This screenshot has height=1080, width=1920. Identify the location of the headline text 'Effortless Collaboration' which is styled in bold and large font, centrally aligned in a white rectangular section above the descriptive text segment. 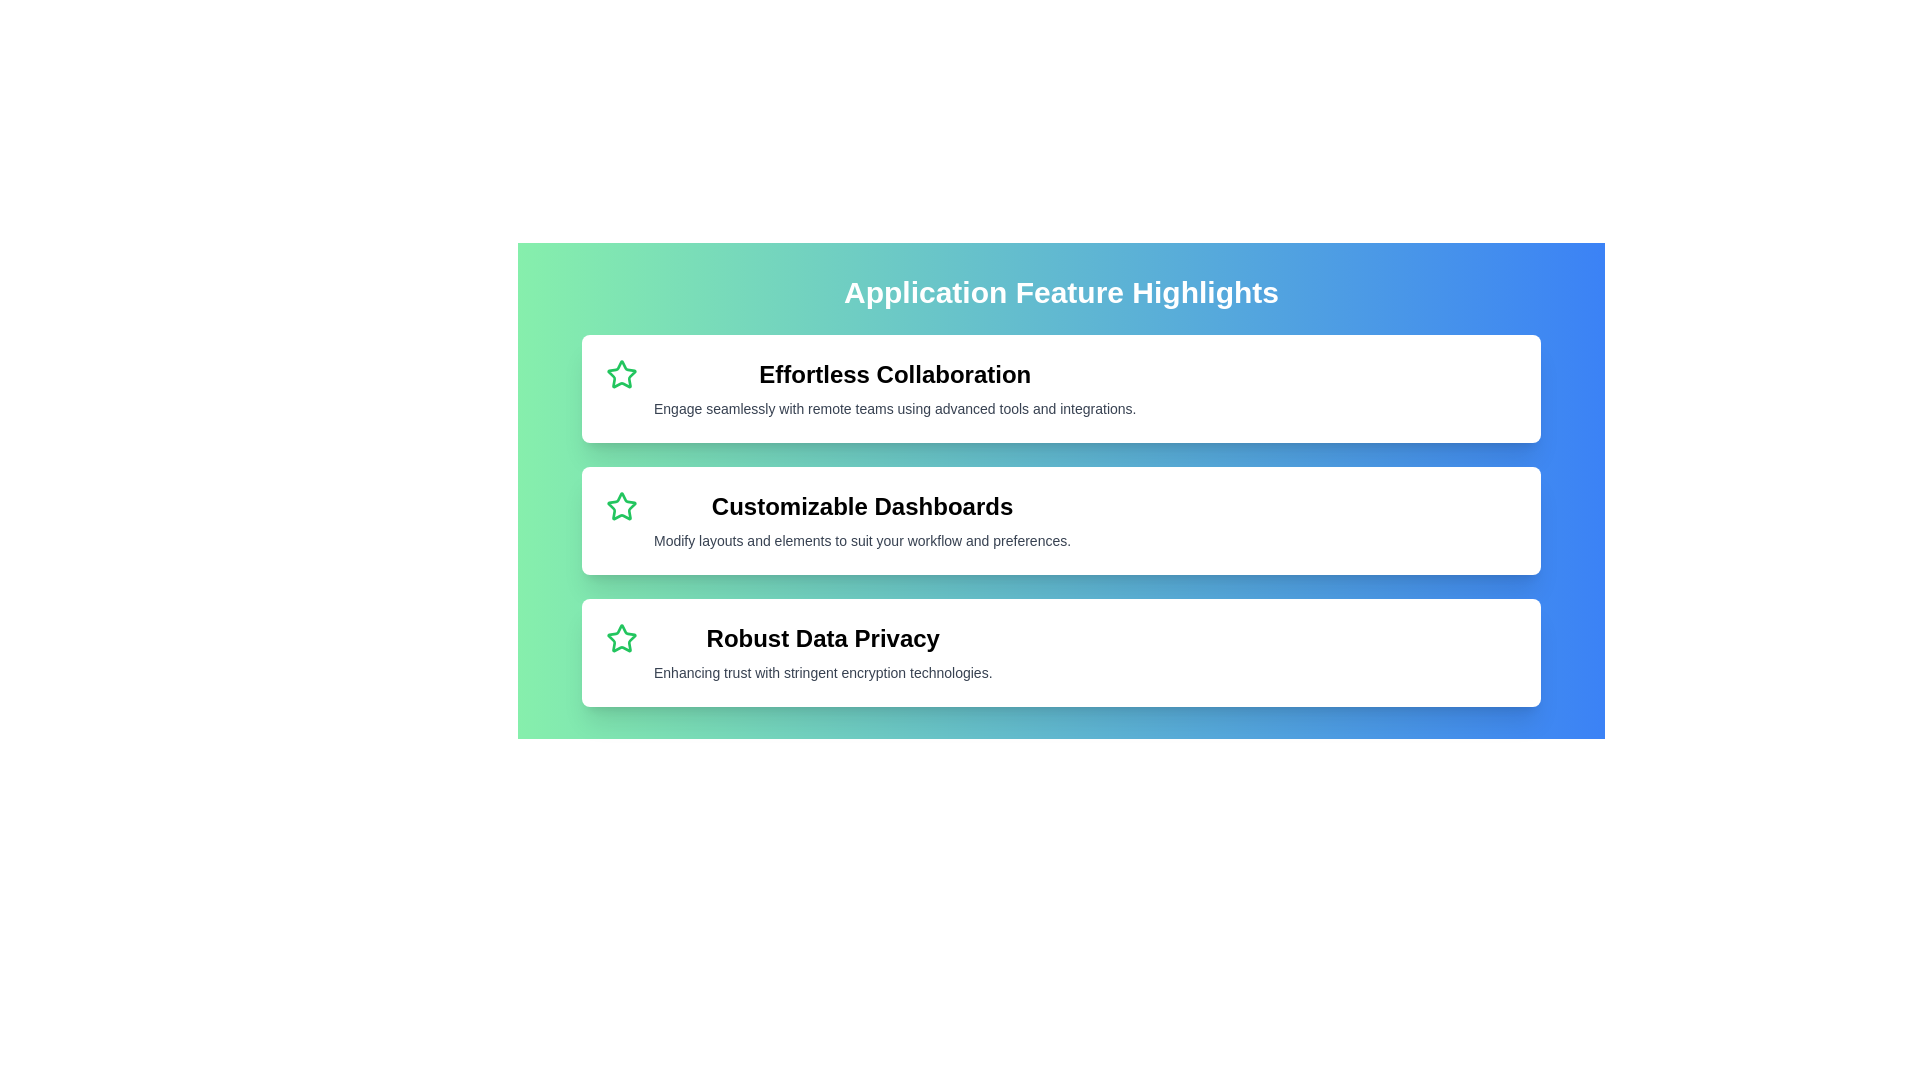
(894, 374).